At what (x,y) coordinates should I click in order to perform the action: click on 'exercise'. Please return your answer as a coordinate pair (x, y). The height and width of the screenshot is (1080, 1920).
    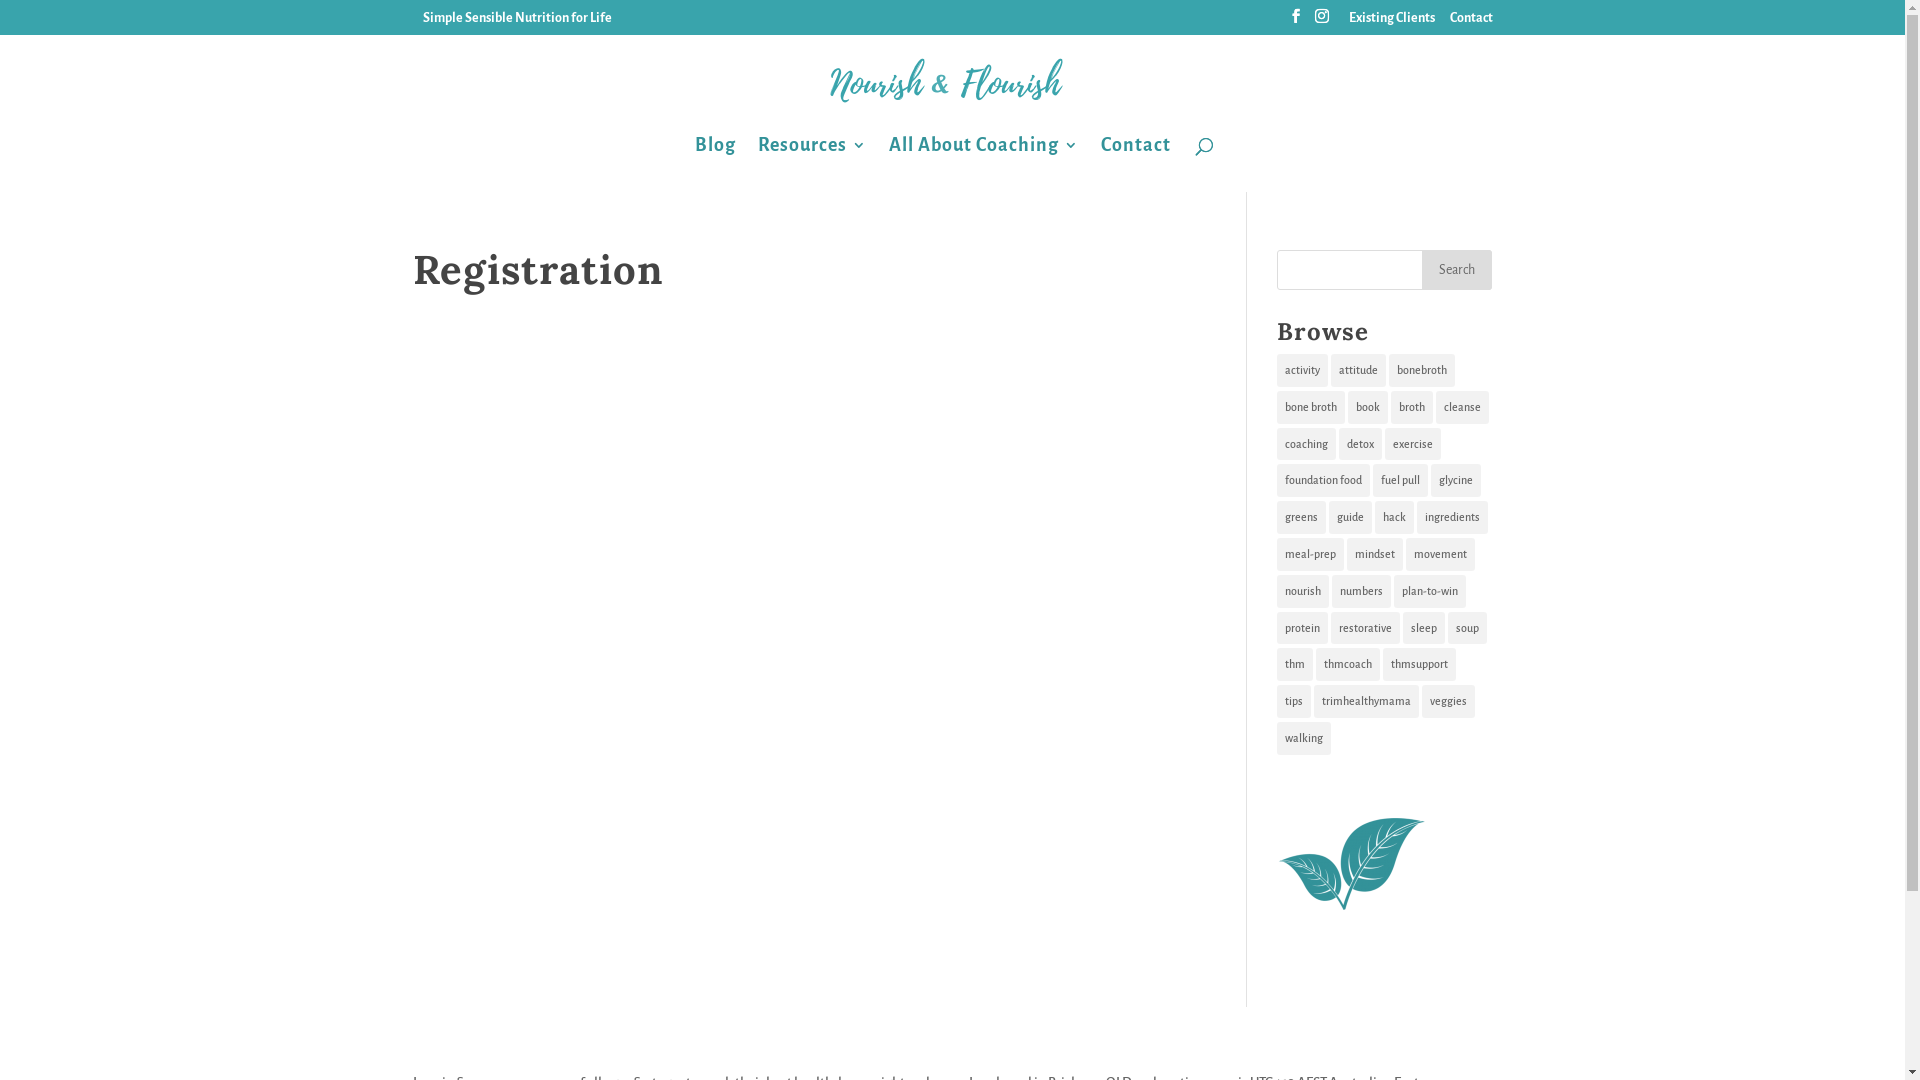
    Looking at the image, I should click on (1411, 443).